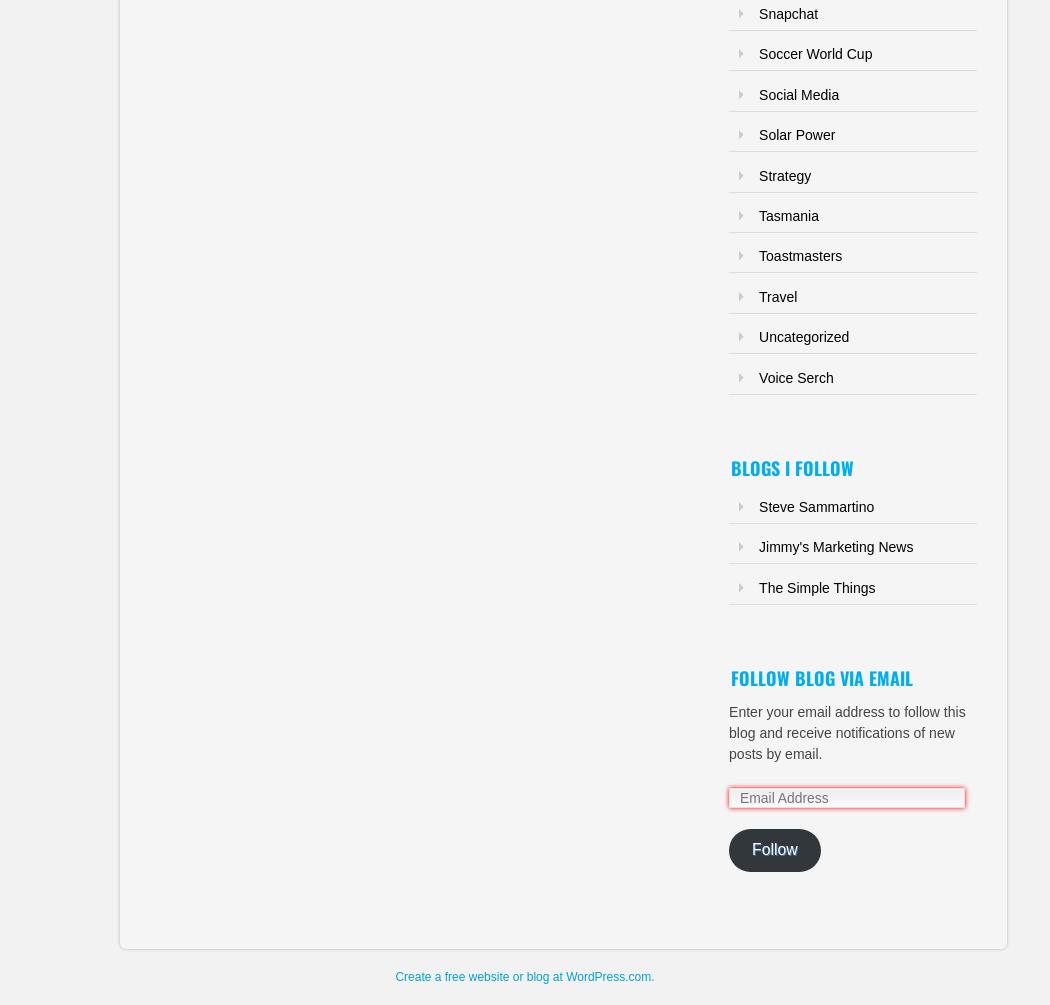 This screenshot has width=1050, height=1005. What do you see at coordinates (759, 336) in the screenshot?
I see `'Uncategorized'` at bounding box center [759, 336].